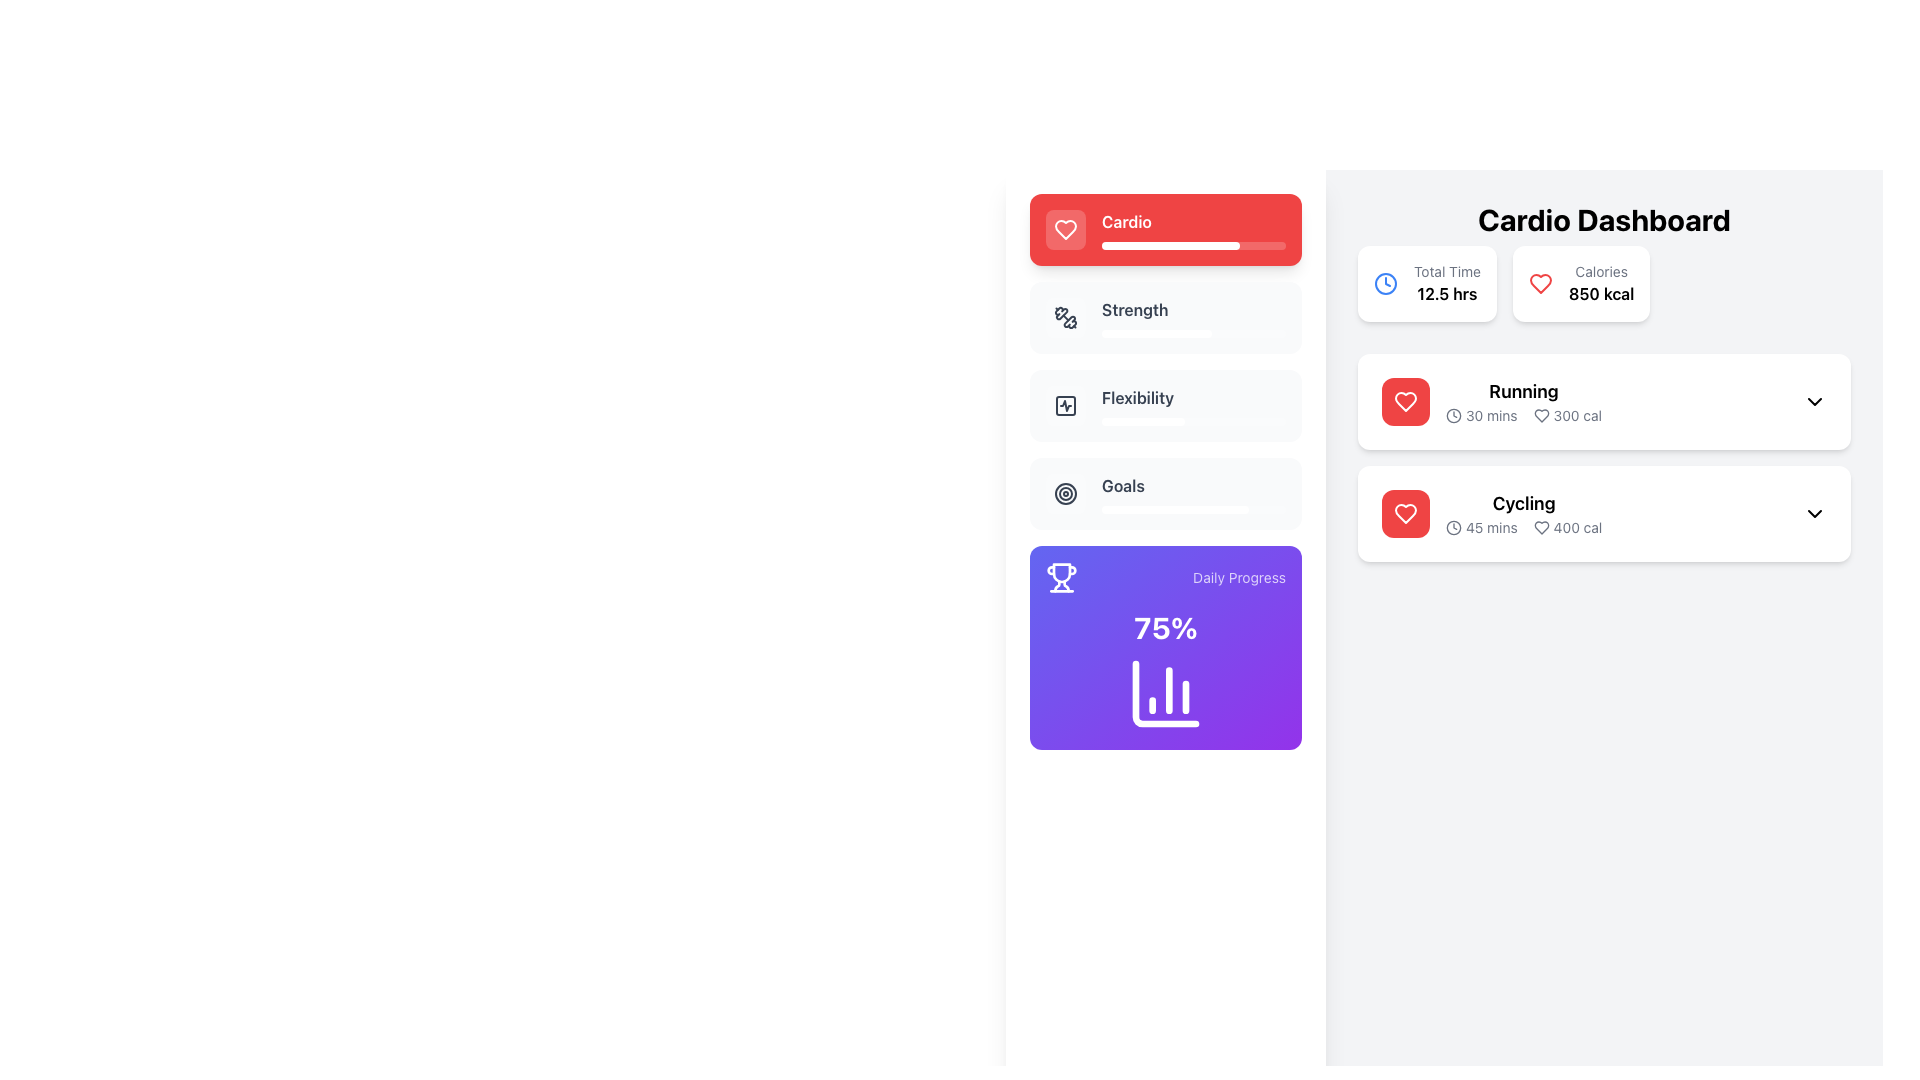 The image size is (1920, 1080). What do you see at coordinates (1166, 648) in the screenshot?
I see `the bar chart representation of the daily progress card that displays a 75% completion rate, located directly below the 'Goals' card in the vertical stack of cards` at bounding box center [1166, 648].